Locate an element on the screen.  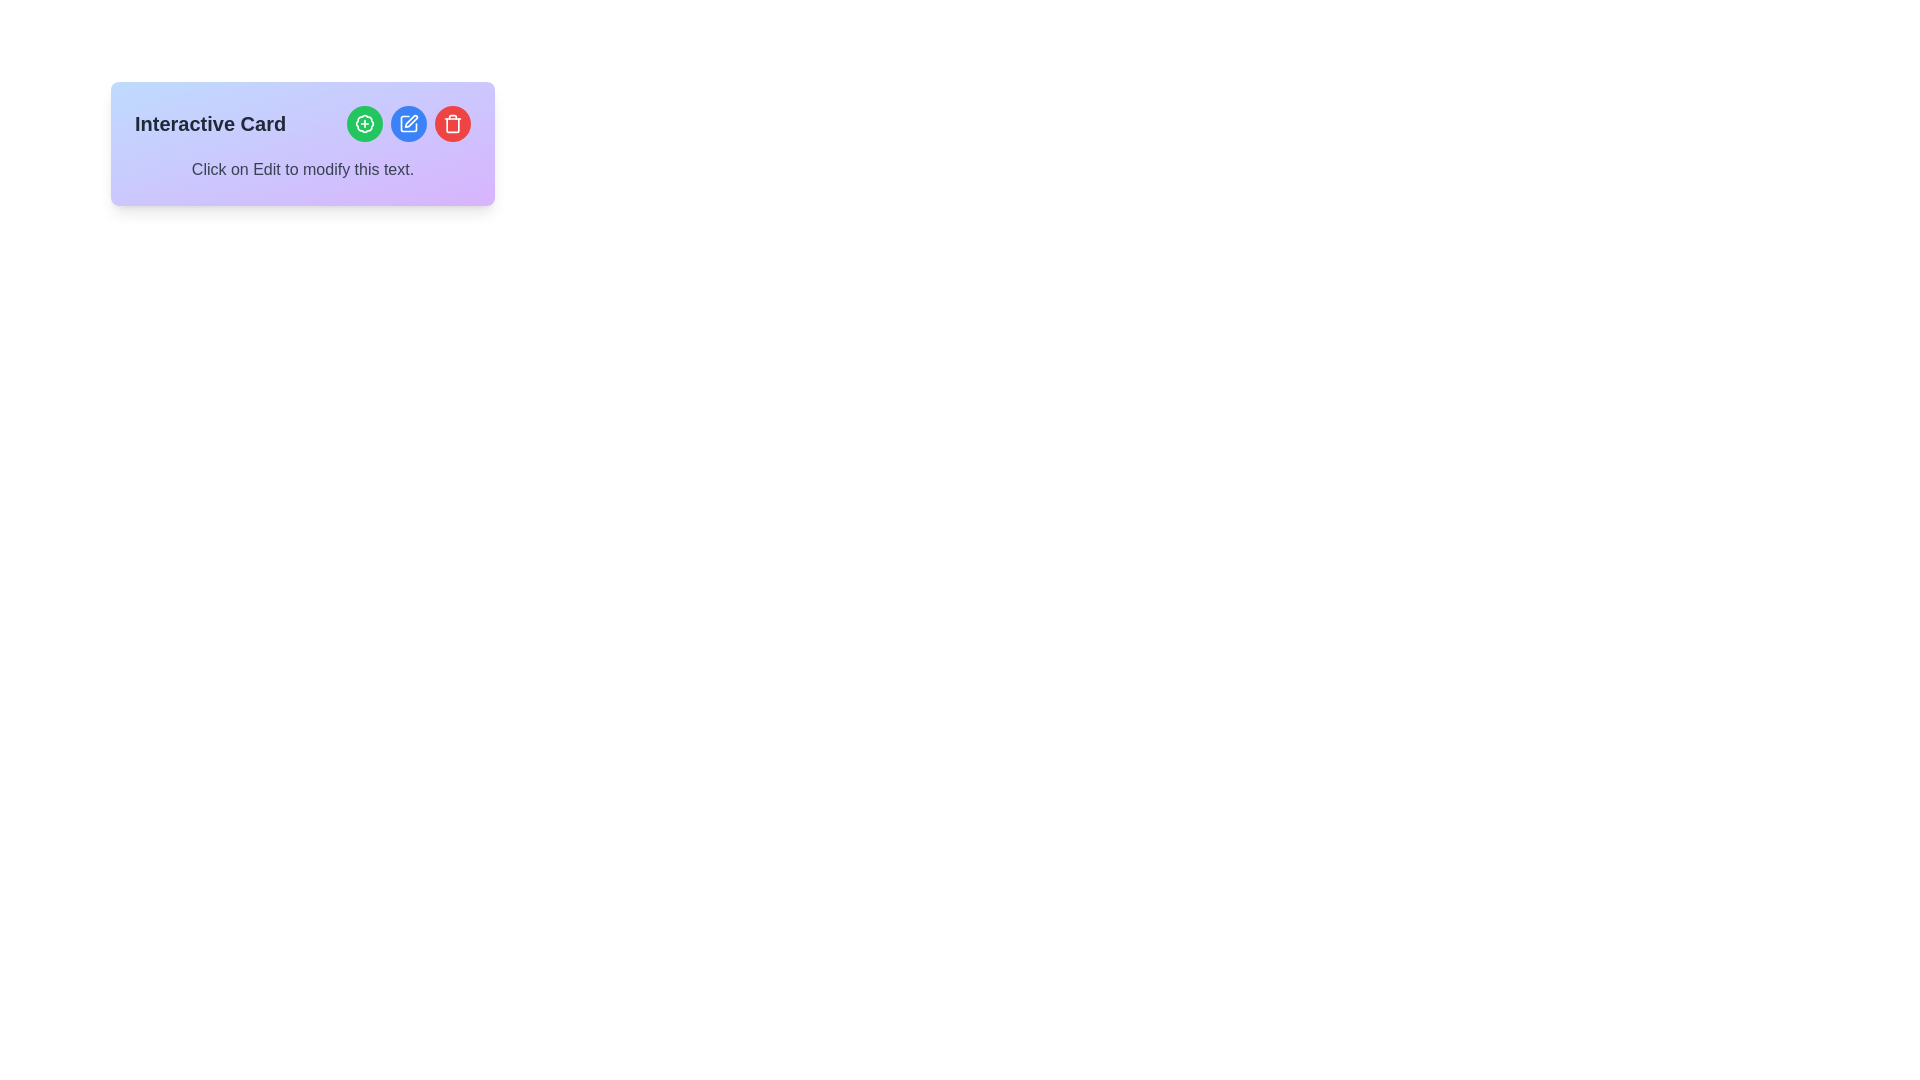
the 'Add' button located in the 'Interactive Card' to change its color is located at coordinates (364, 123).